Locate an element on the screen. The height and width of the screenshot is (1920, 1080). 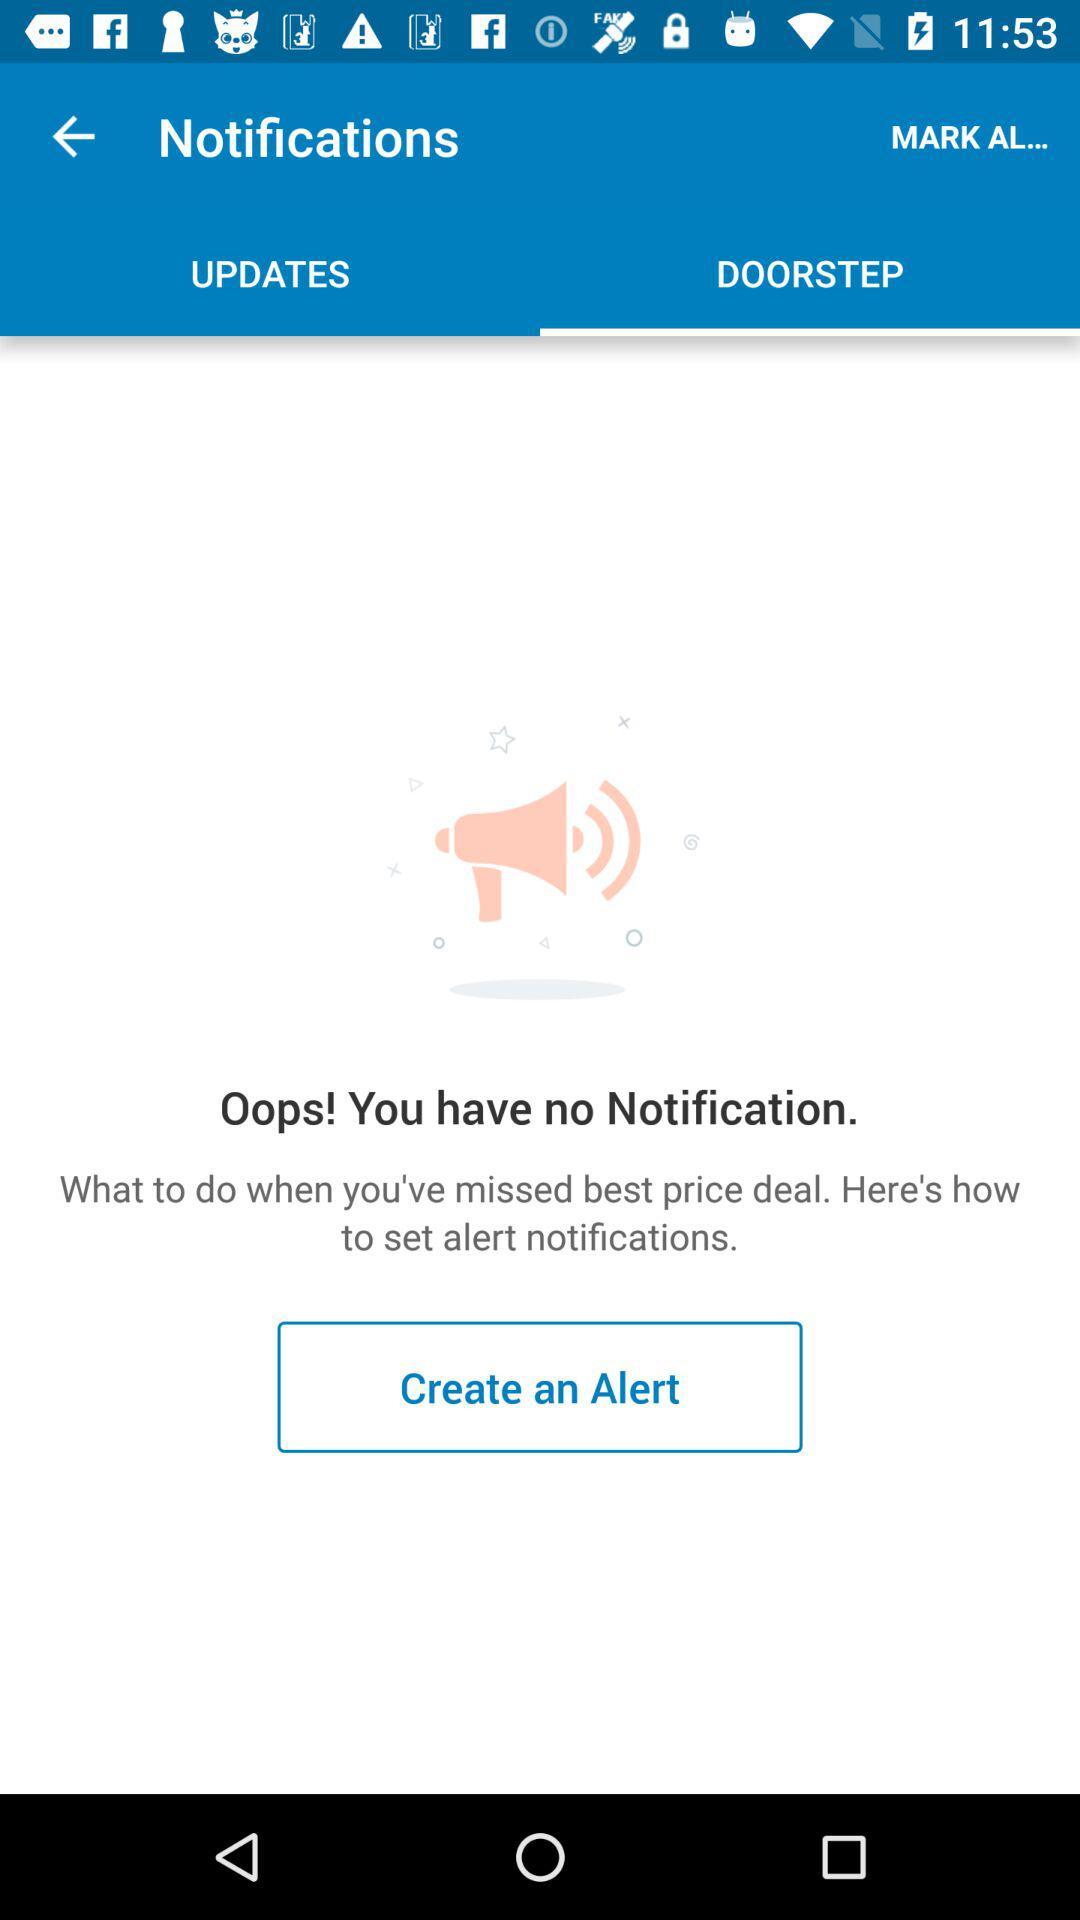
mark all read is located at coordinates (974, 135).